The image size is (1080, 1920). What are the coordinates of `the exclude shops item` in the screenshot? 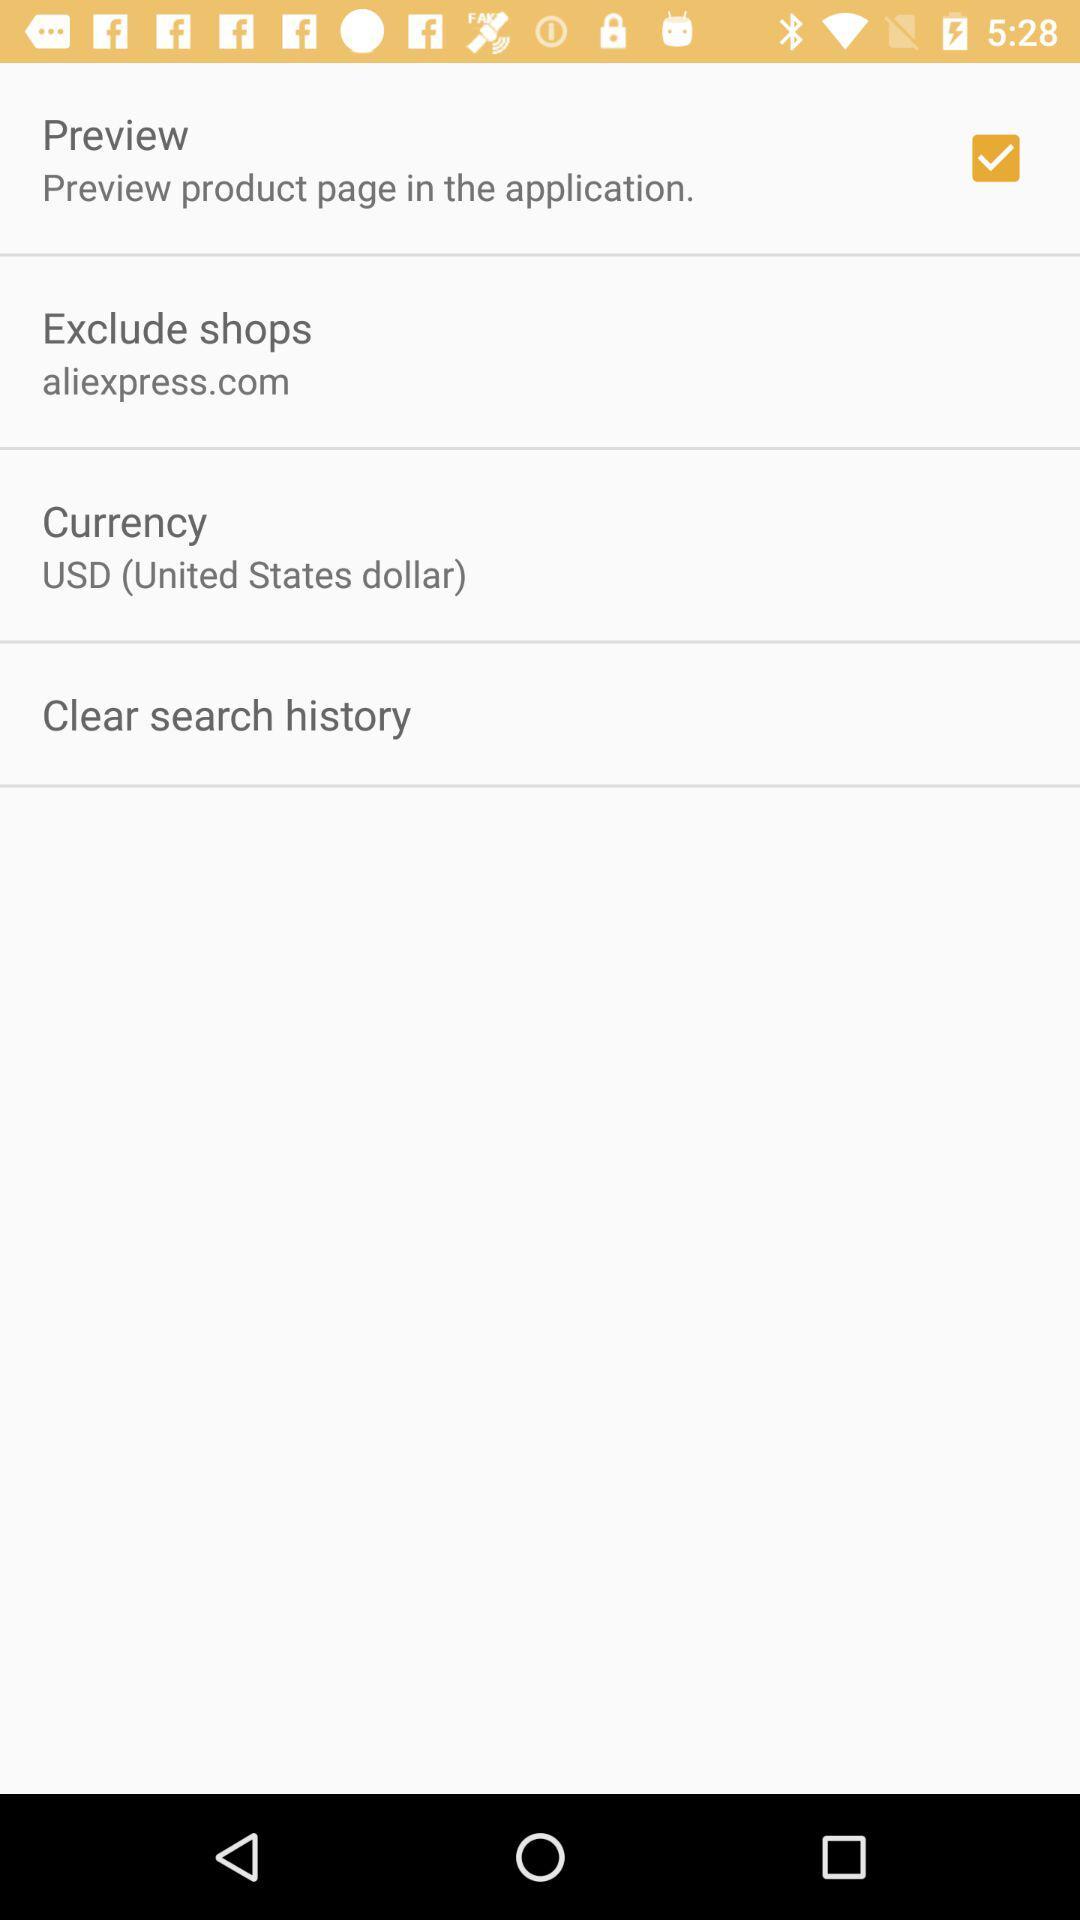 It's located at (176, 326).